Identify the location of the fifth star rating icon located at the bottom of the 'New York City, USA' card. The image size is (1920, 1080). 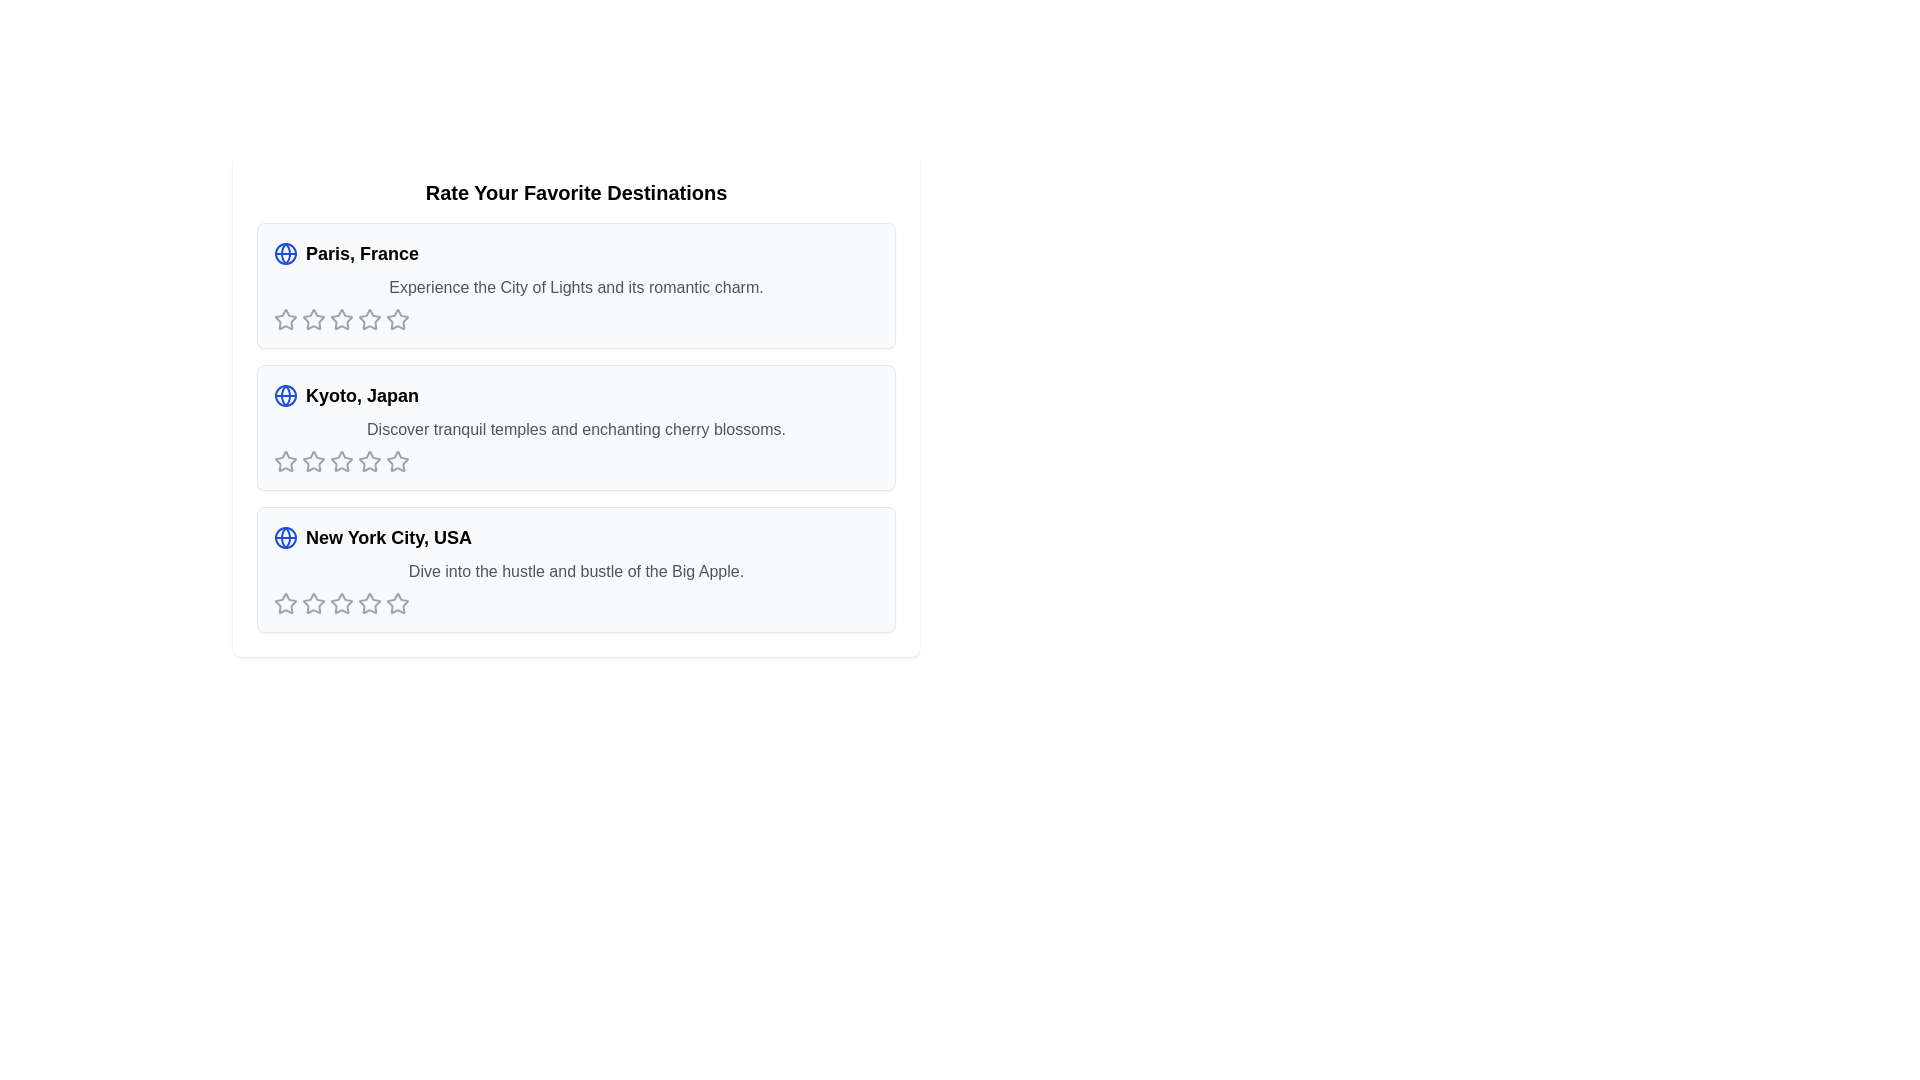
(369, 603).